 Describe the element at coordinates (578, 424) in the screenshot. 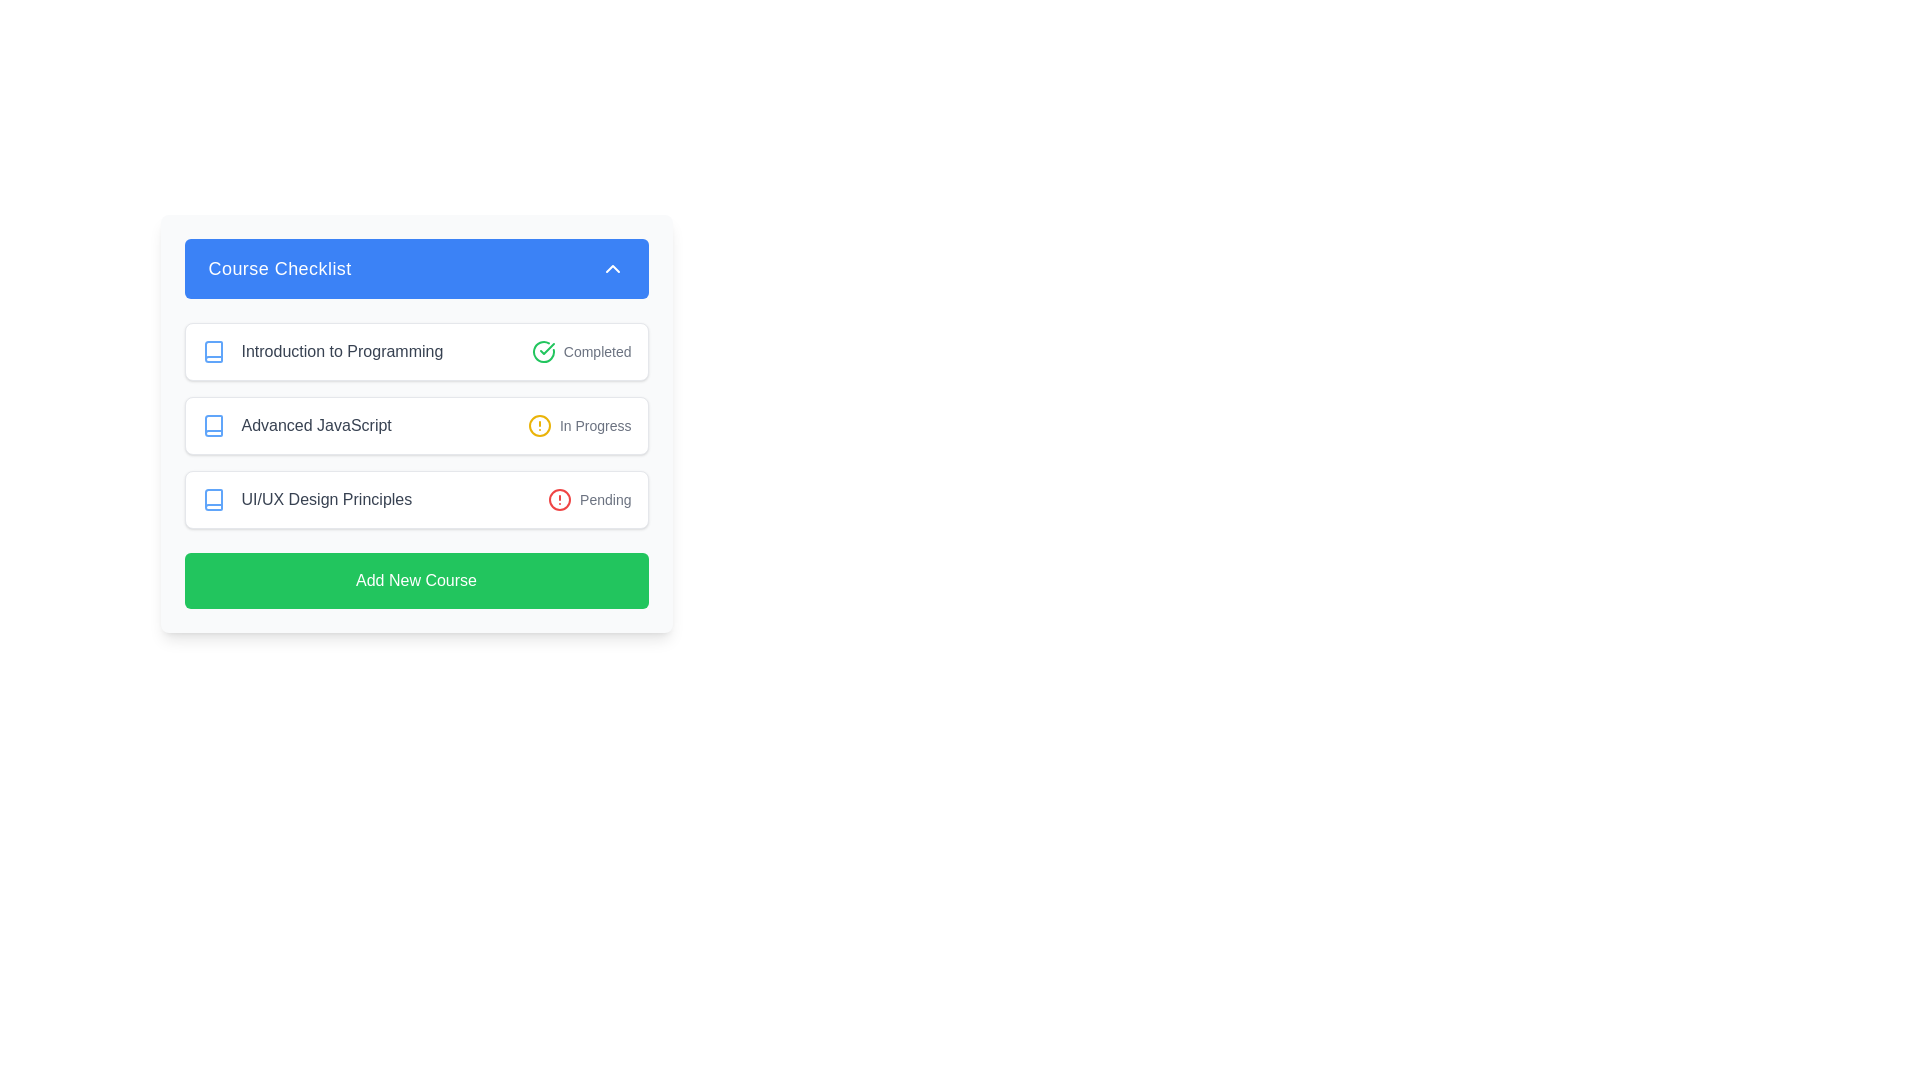

I see `the status indicator for the 'Advanced JavaScript' task, which is the second item's status indicator conveying ongoing progress` at that location.